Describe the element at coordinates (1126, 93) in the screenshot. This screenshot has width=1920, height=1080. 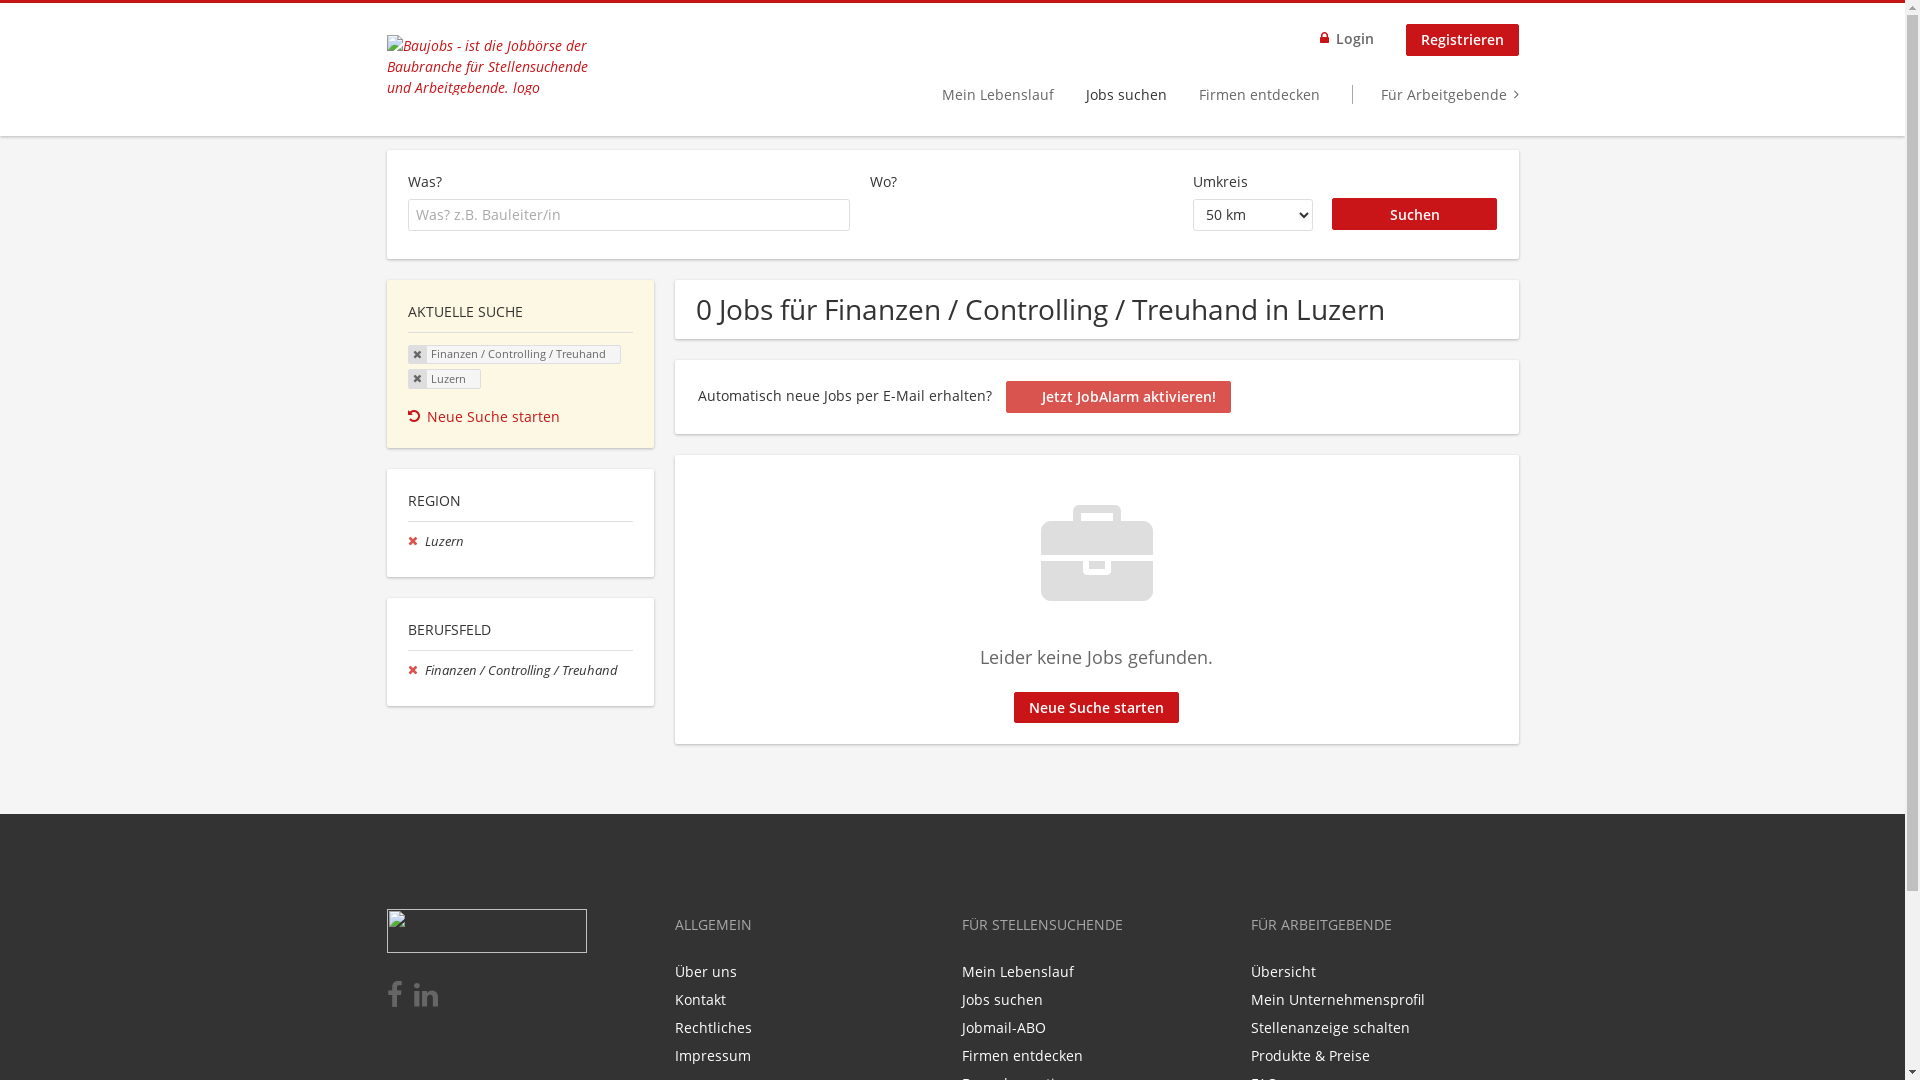
I see `'Jobs suchen'` at that location.